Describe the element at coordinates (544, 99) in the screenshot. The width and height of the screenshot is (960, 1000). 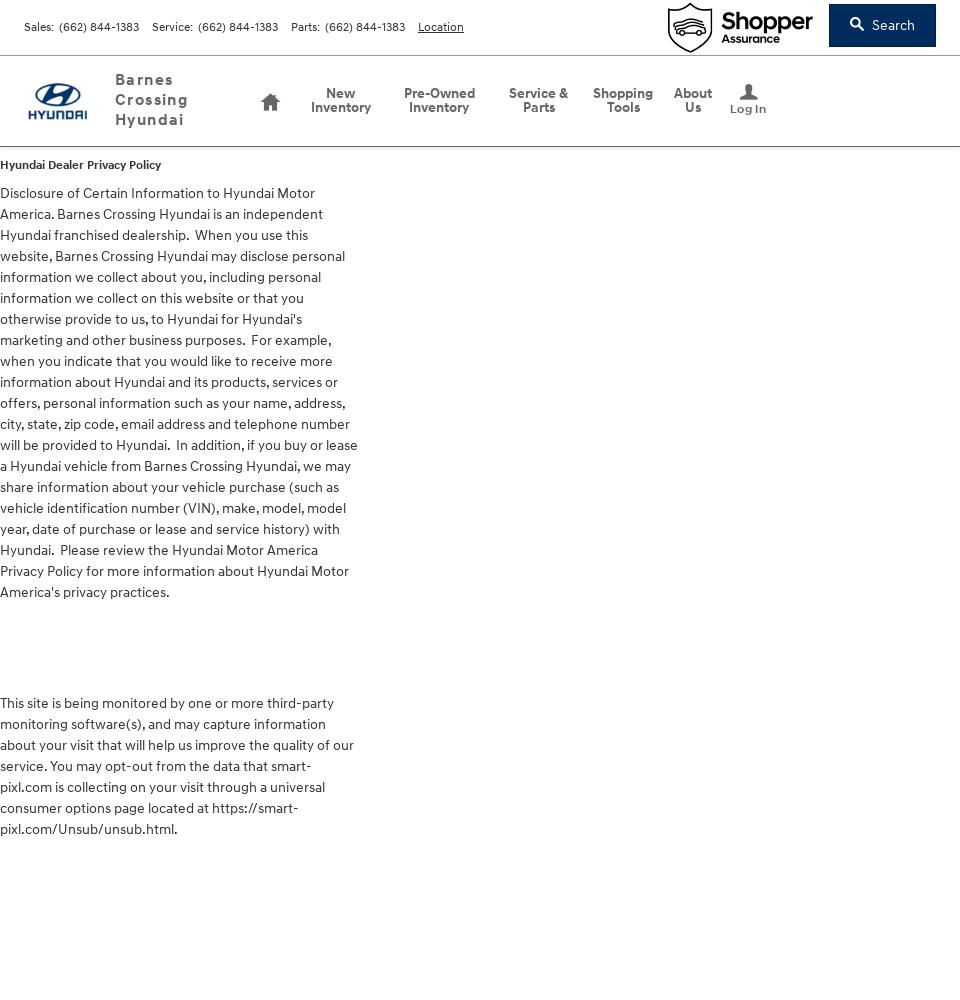
I see `'& Parts'` at that location.